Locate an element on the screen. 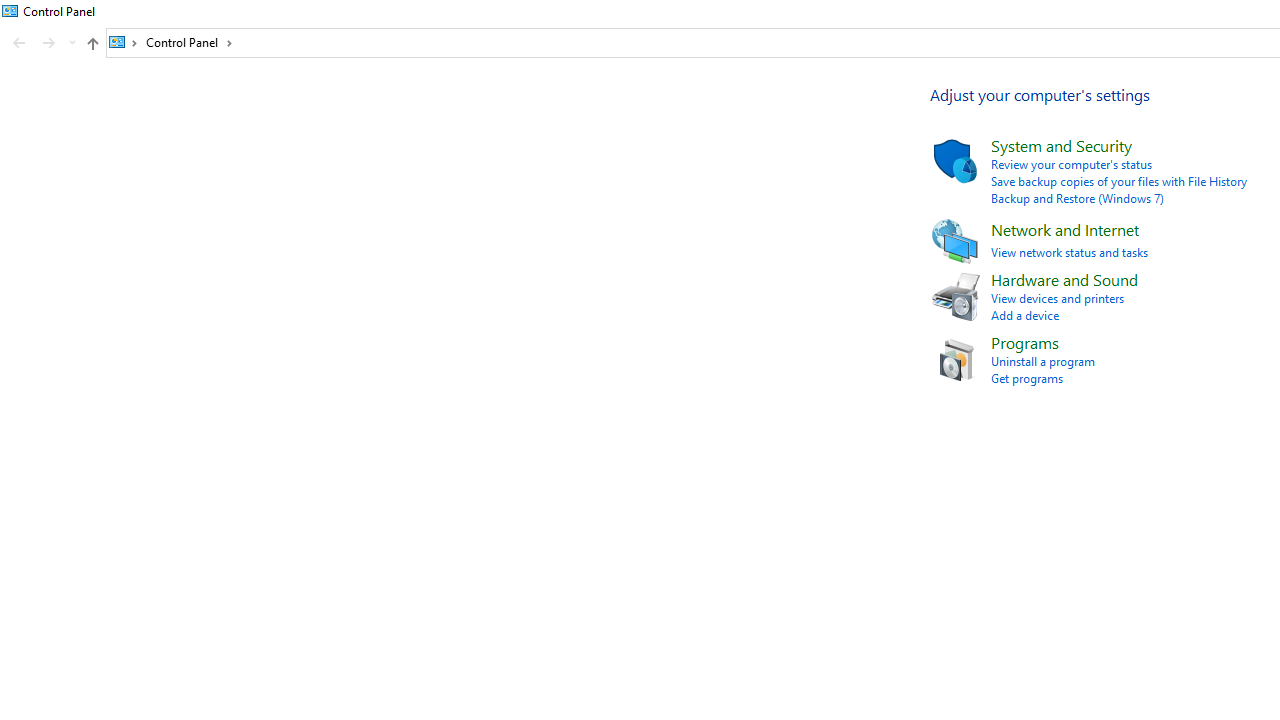 This screenshot has height=720, width=1280. 'Programs' is located at coordinates (1025, 341).